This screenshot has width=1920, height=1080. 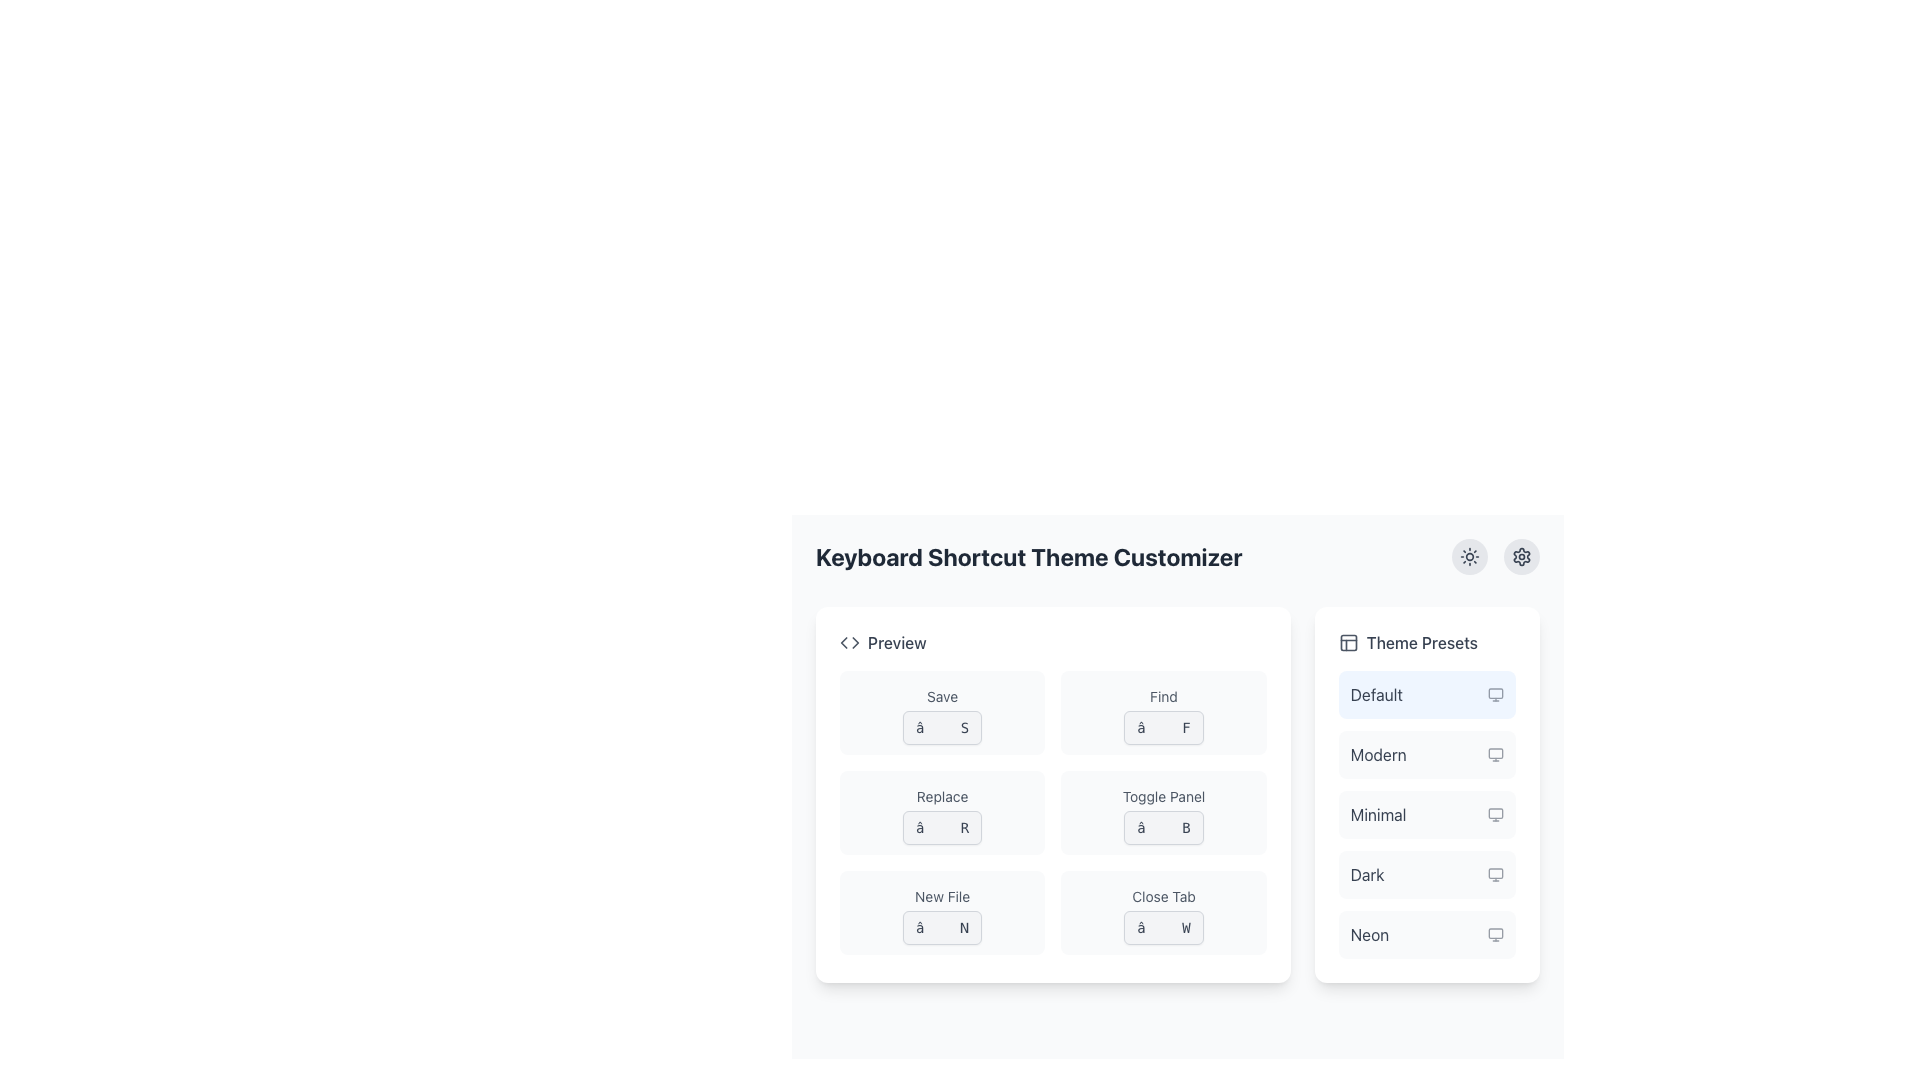 What do you see at coordinates (1496, 814) in the screenshot?
I see `the small, square-shaped icon with a monitor silhouette, located next to the text 'Minimal'` at bounding box center [1496, 814].